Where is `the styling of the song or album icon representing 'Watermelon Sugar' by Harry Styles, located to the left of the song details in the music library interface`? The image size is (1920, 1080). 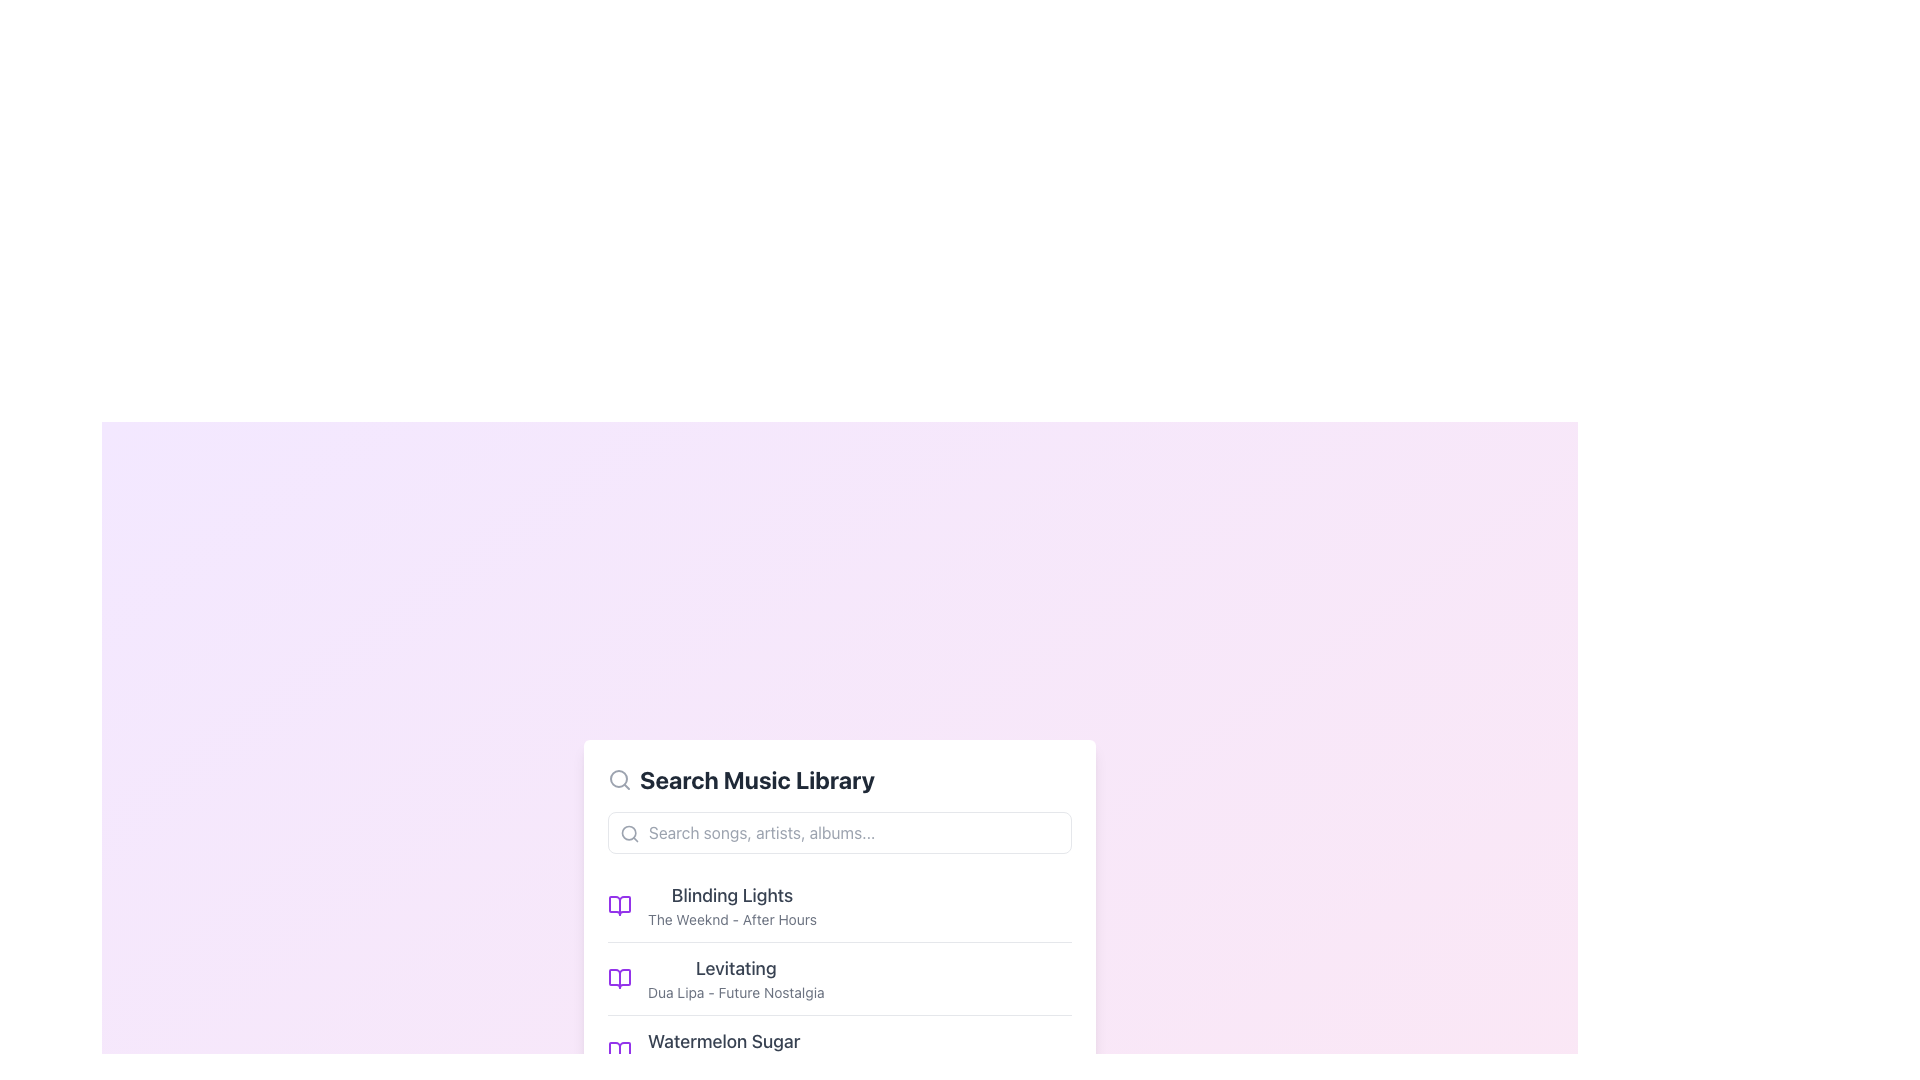
the styling of the song or album icon representing 'Watermelon Sugar' by Harry Styles, located to the left of the song details in the music library interface is located at coordinates (618, 1049).